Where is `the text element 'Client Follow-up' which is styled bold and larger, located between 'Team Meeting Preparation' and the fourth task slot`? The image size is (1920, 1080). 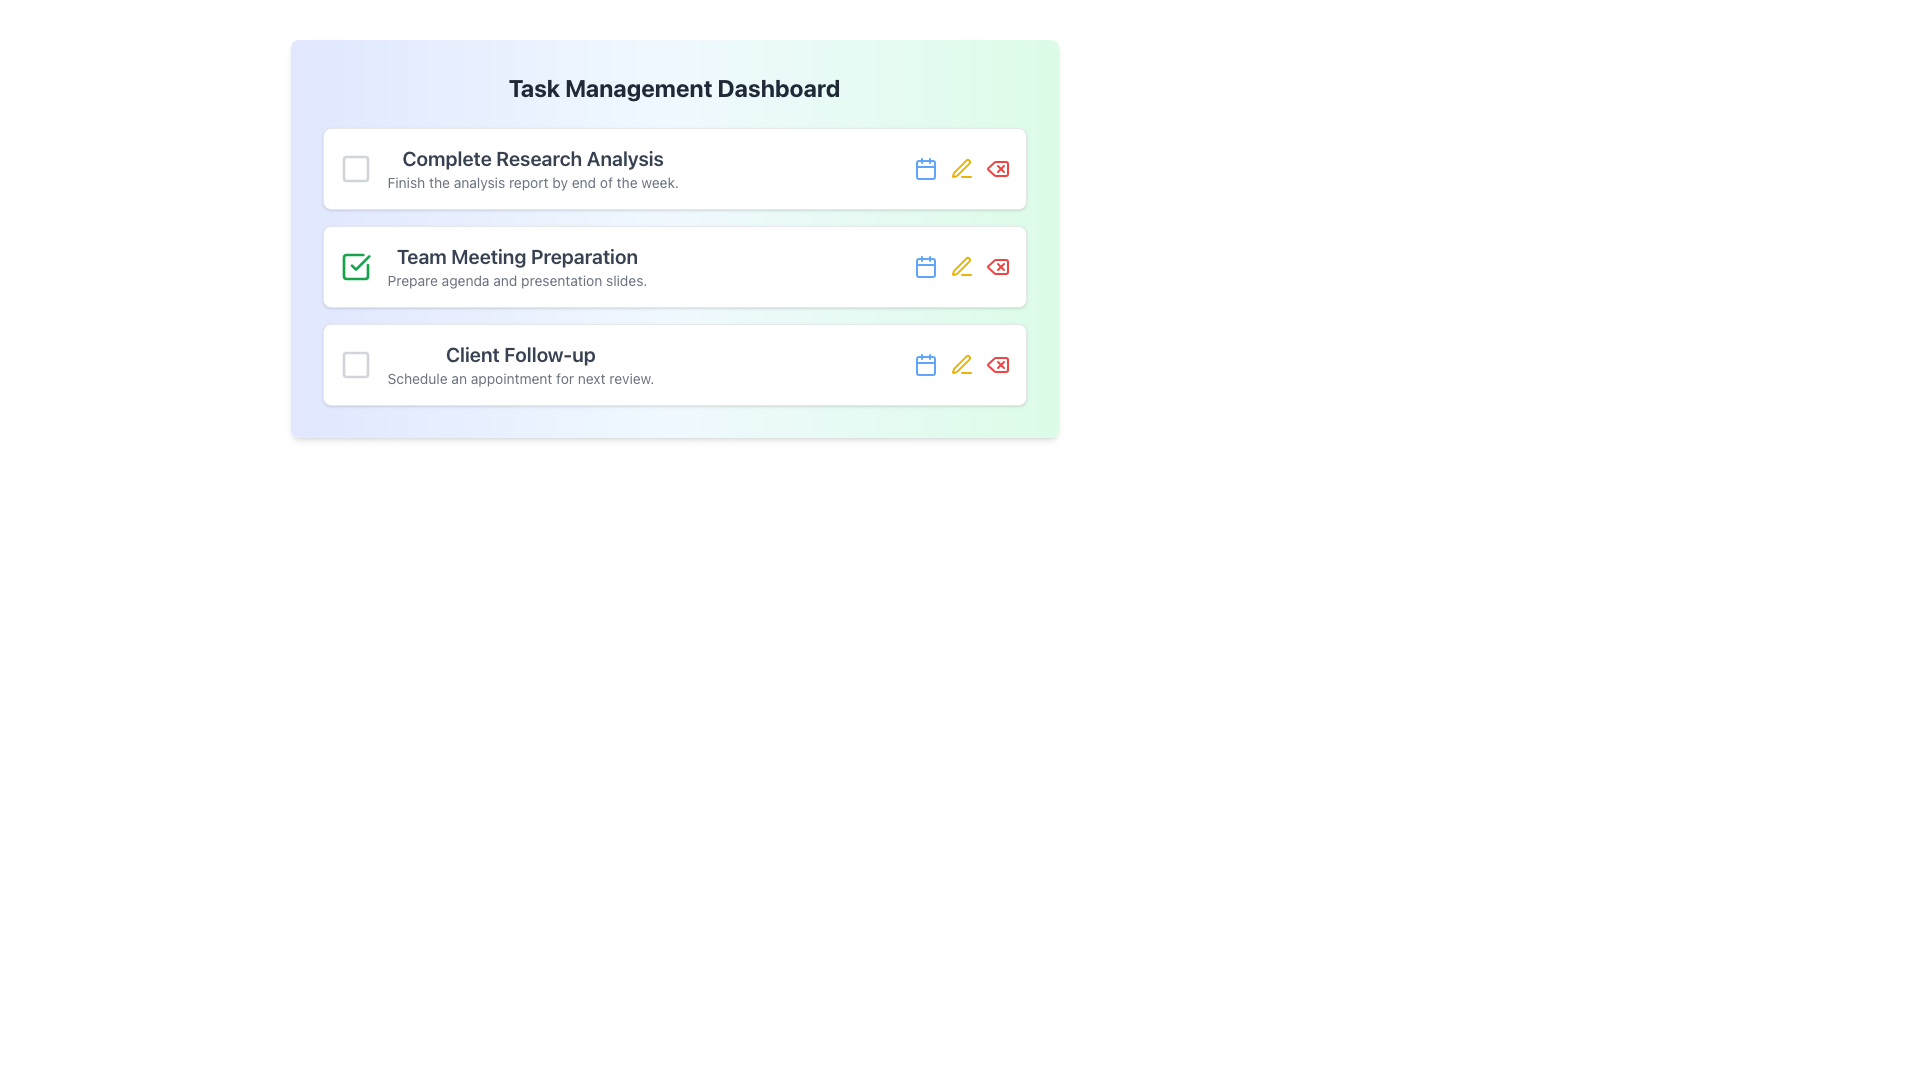 the text element 'Client Follow-up' which is styled bold and larger, located between 'Team Meeting Preparation' and the fourth task slot is located at coordinates (496, 365).